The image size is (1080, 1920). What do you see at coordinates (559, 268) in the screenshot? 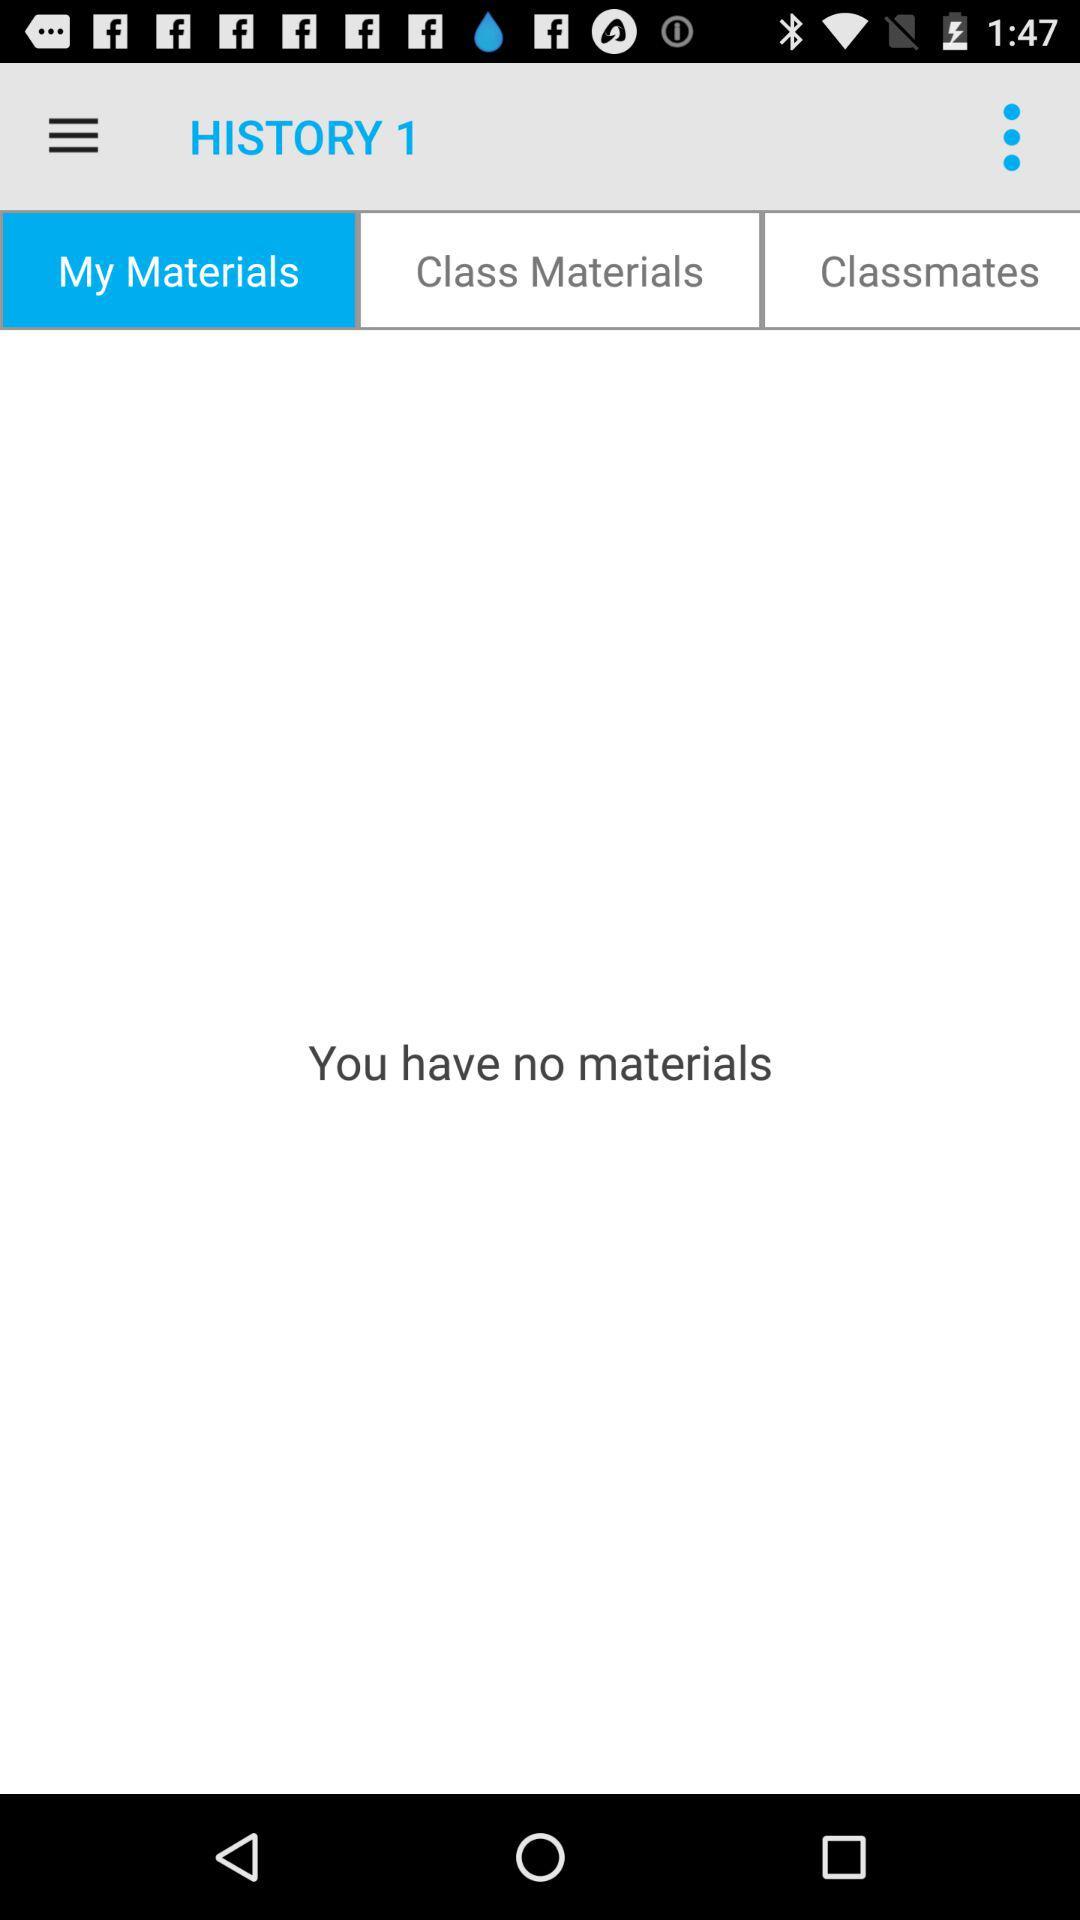
I see `the item next to the my materials icon` at bounding box center [559, 268].